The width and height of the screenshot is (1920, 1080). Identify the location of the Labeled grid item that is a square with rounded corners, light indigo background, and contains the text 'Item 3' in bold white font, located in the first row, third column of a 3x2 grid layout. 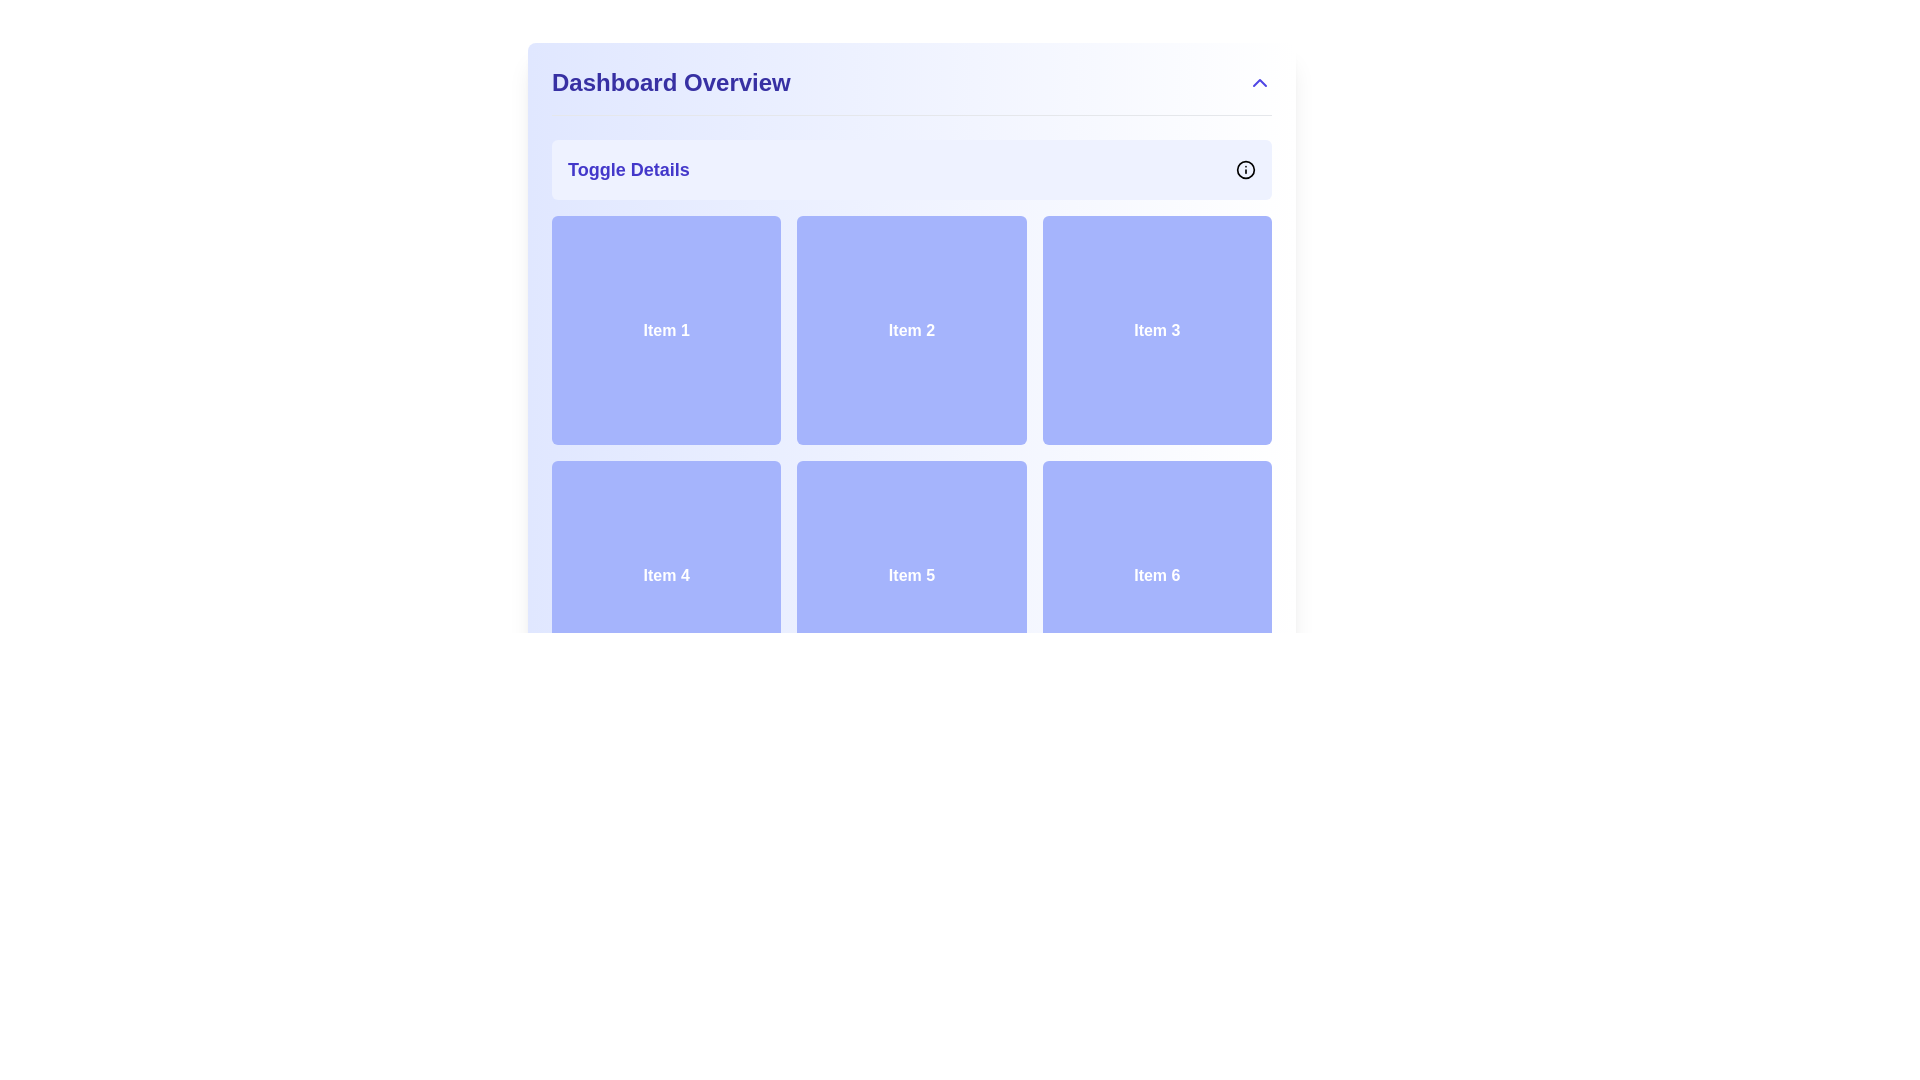
(1157, 329).